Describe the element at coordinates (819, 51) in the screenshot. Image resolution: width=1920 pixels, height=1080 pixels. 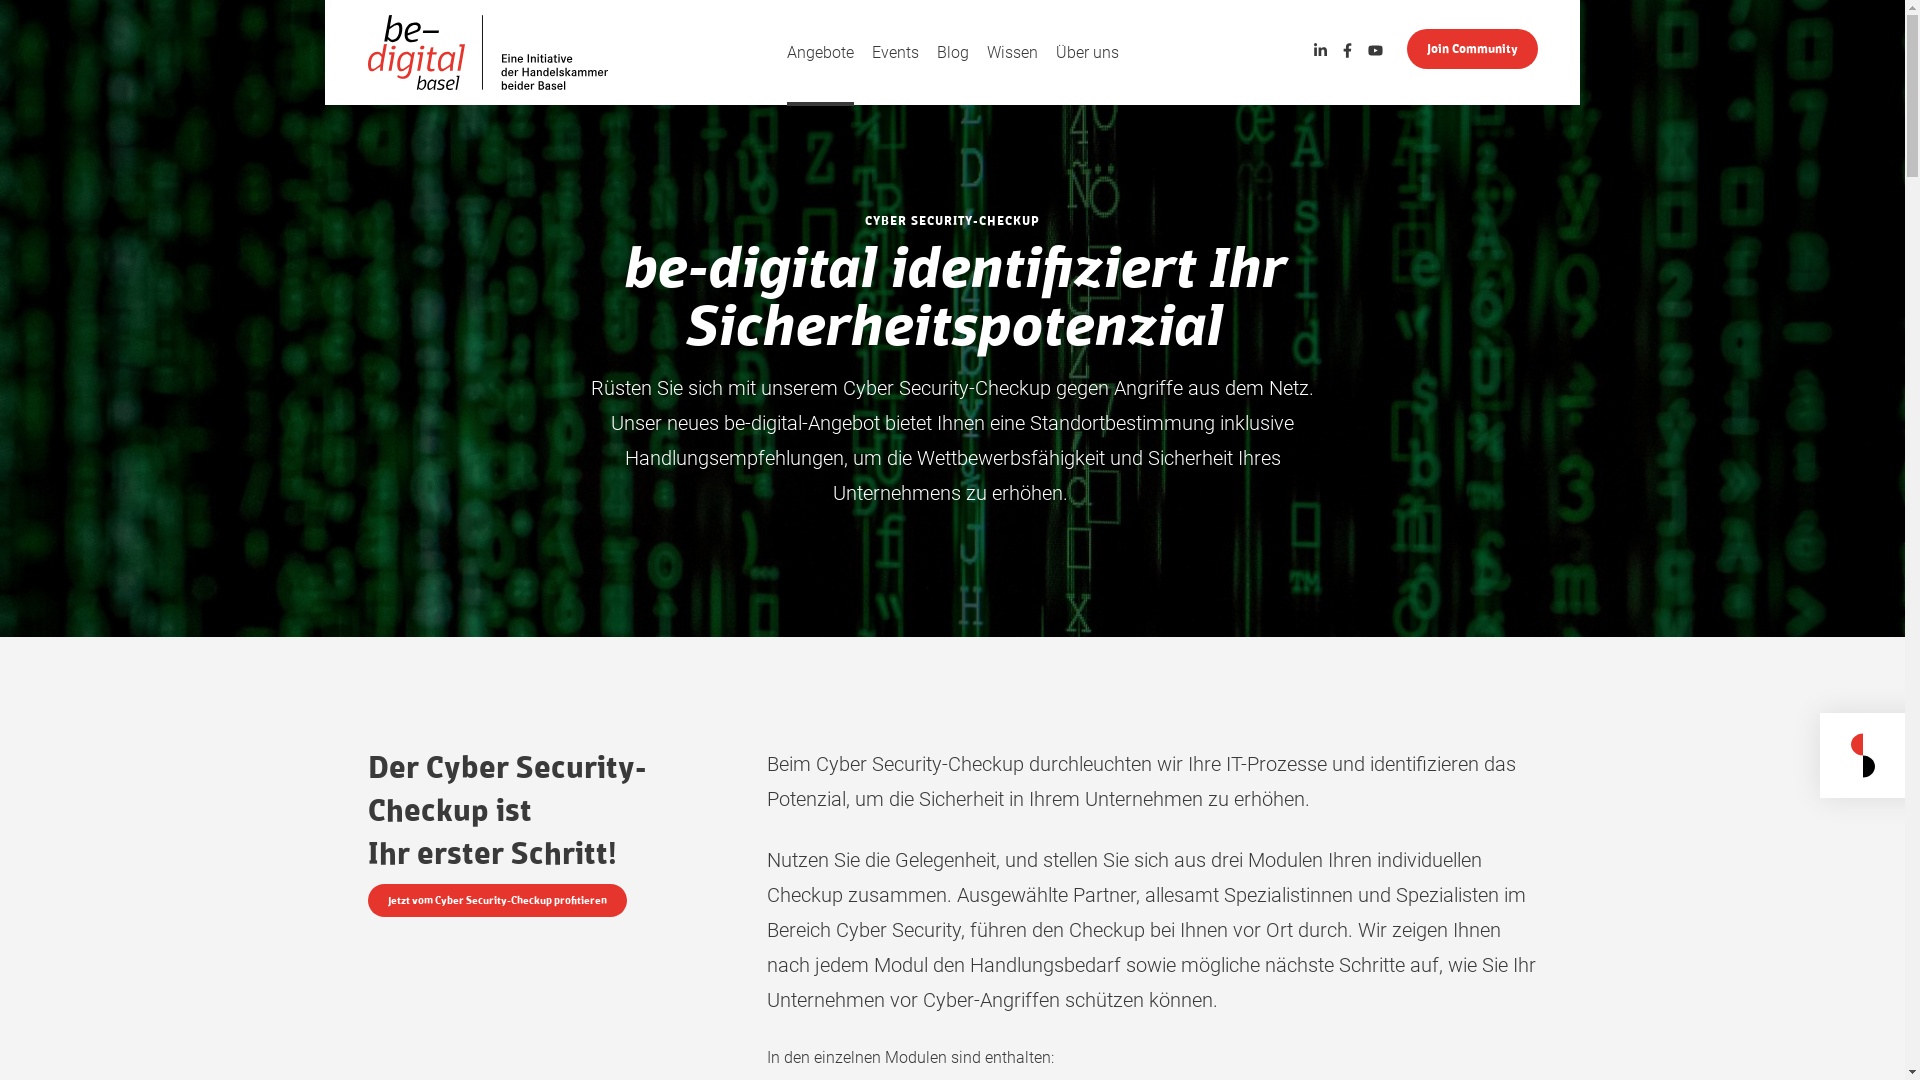
I see `'Angebote'` at that location.